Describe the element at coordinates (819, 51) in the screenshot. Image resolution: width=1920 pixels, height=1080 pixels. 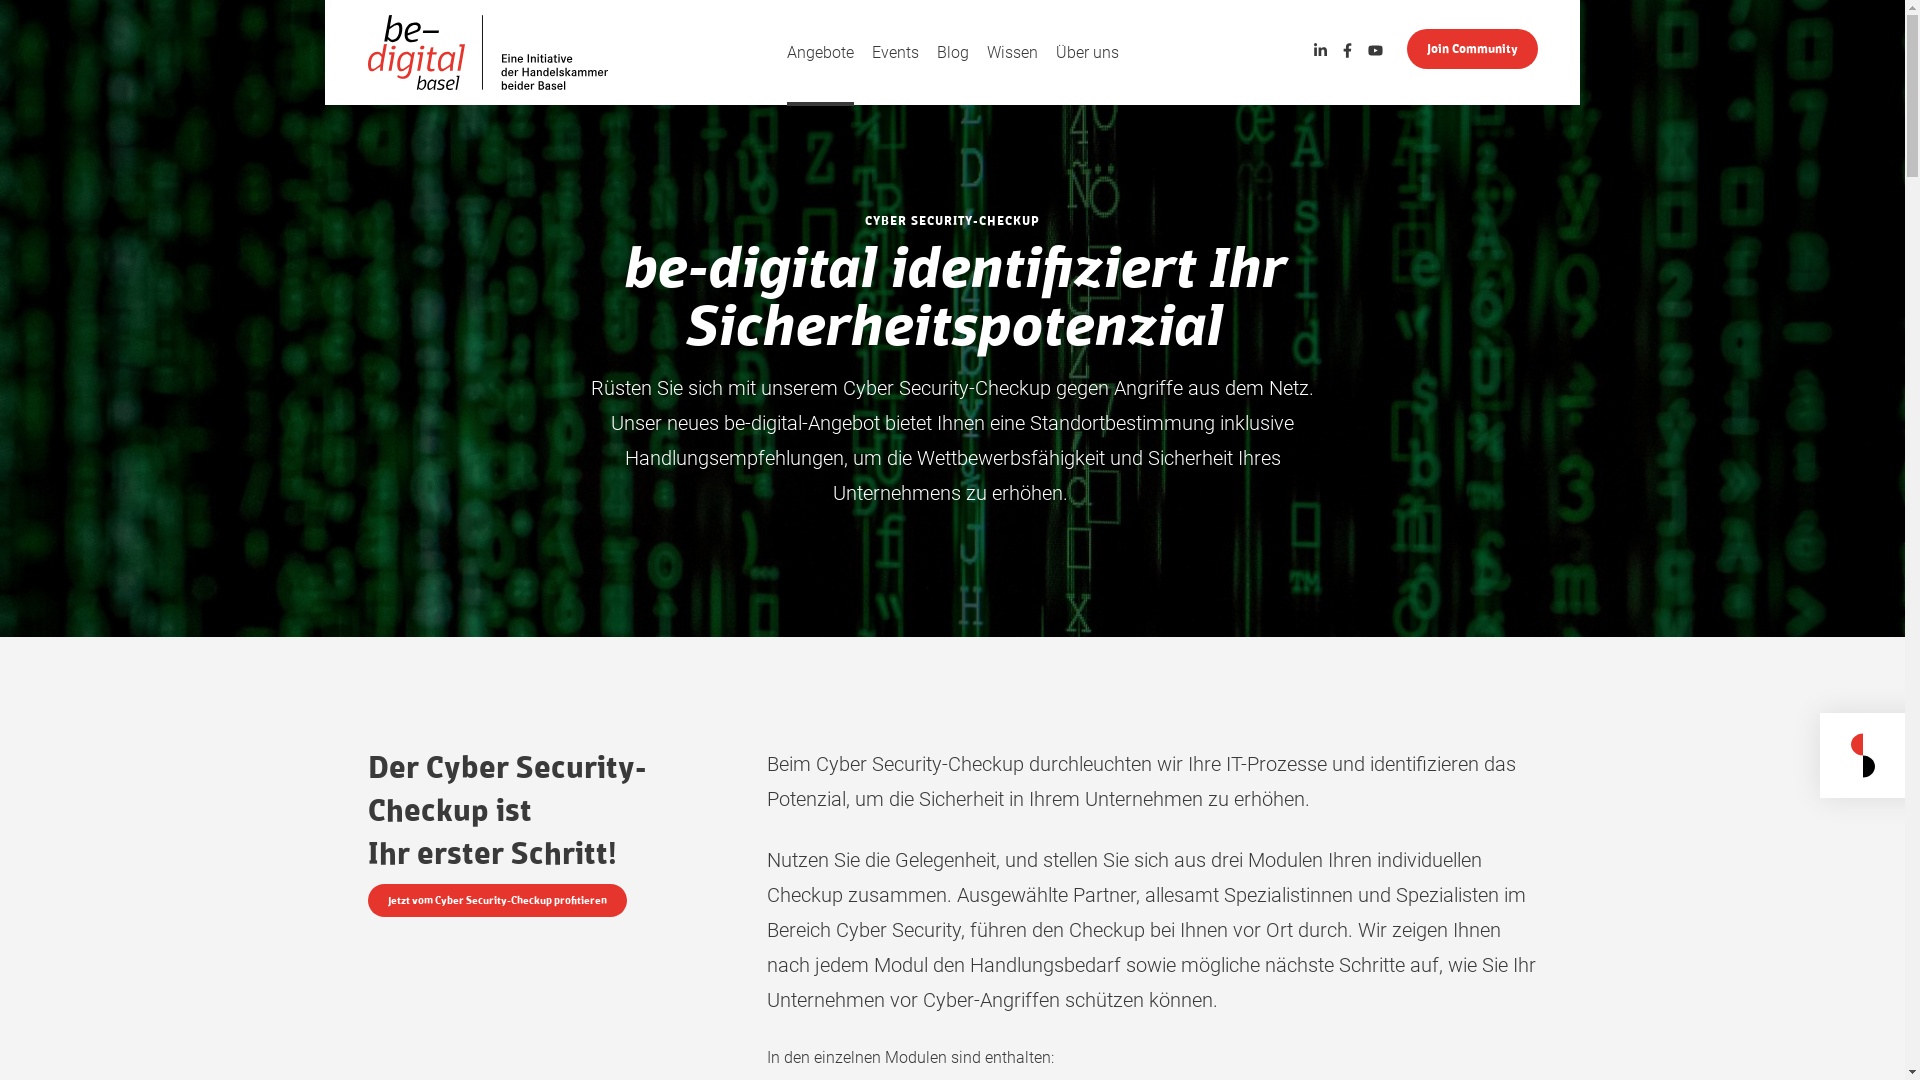
I see `'Angebote'` at that location.